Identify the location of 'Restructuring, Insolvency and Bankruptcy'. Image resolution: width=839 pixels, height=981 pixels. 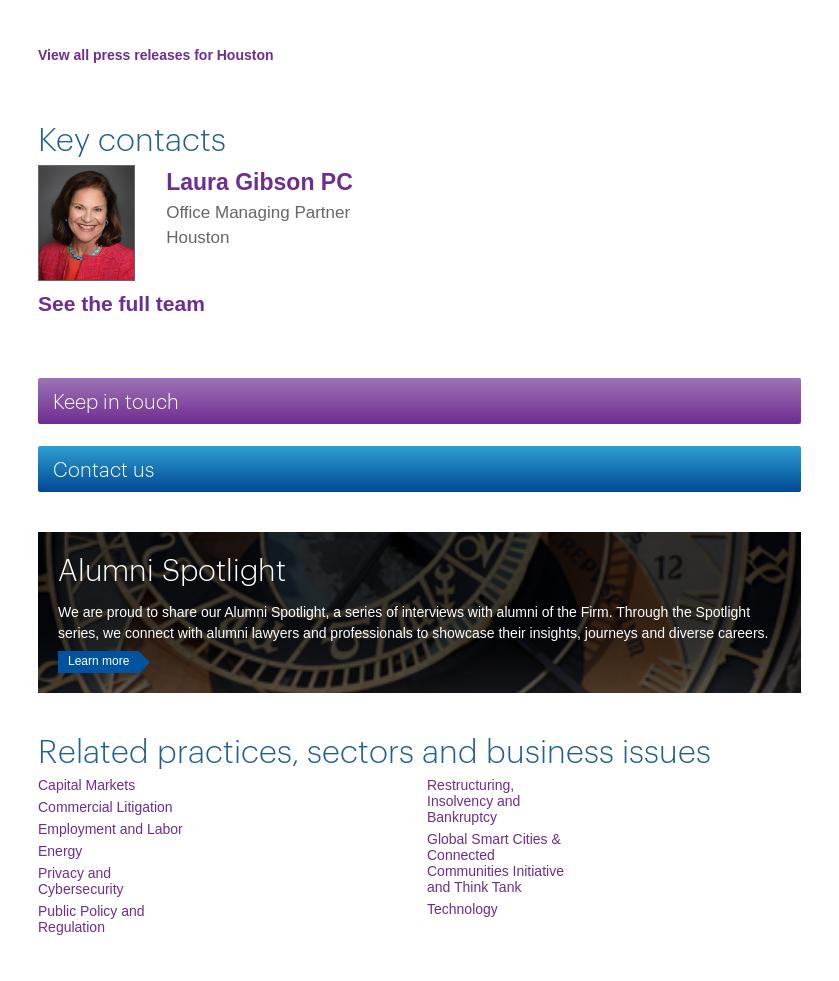
(425, 800).